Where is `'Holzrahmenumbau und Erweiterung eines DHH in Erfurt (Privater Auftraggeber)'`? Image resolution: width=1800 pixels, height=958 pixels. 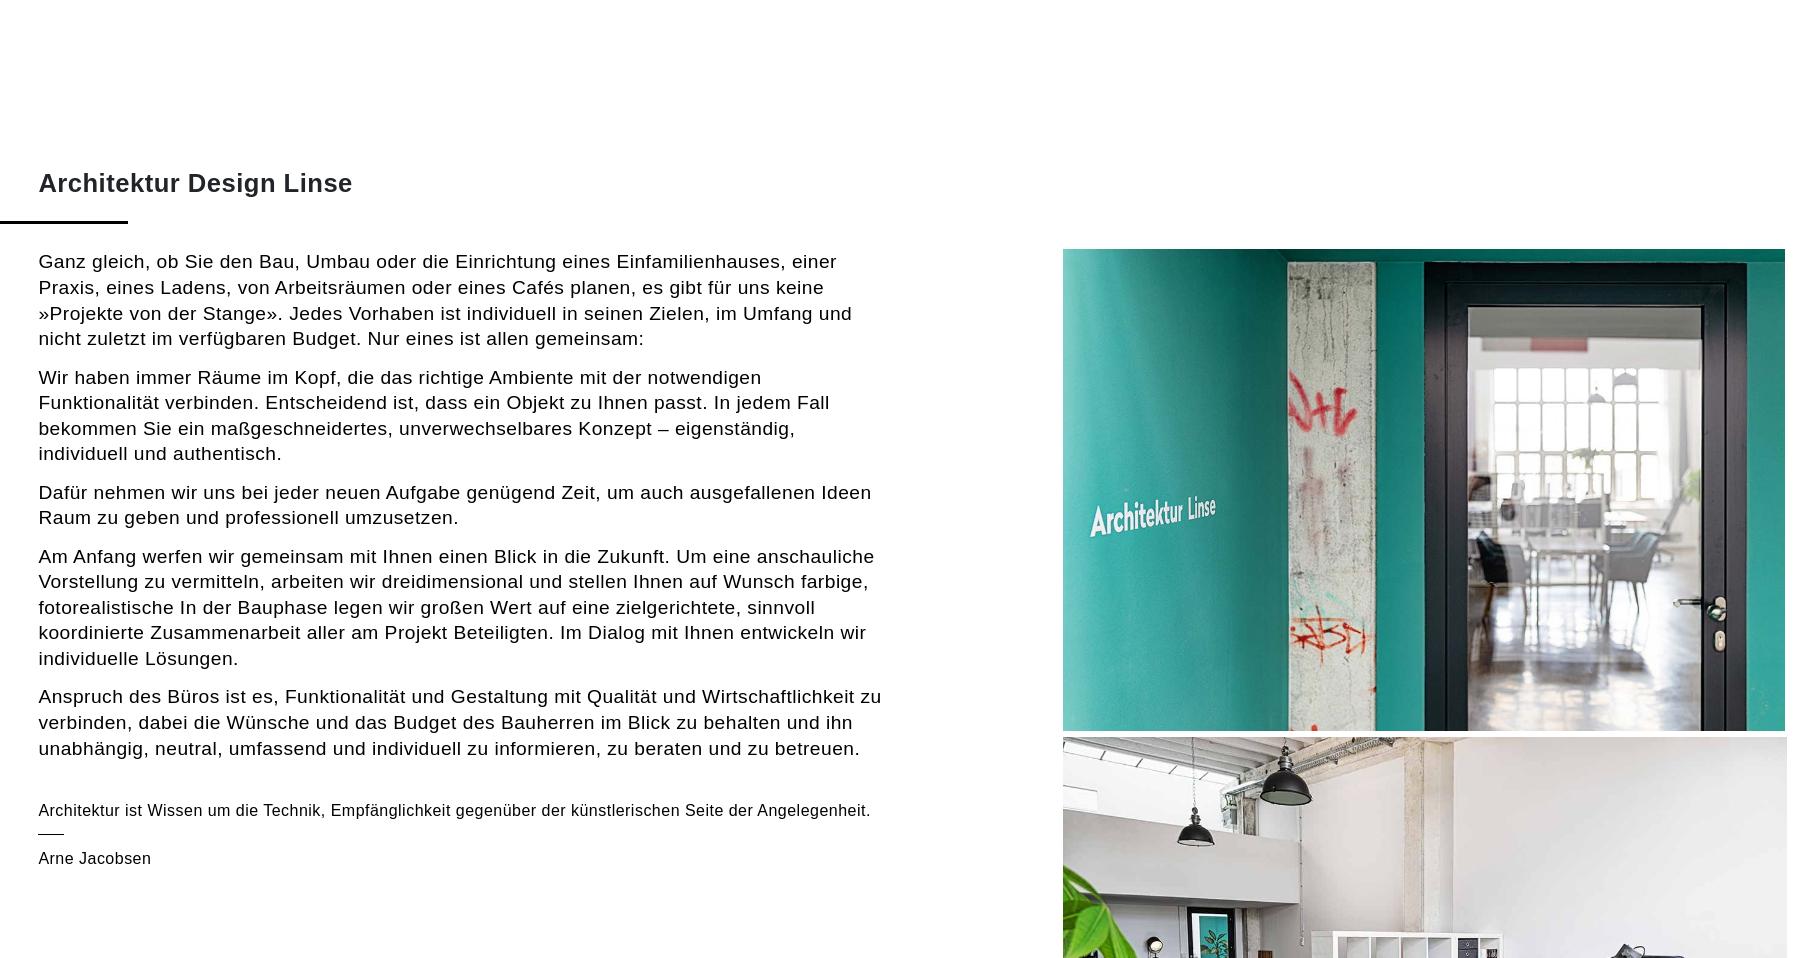
'Holzrahmenumbau und Erweiterung eines DHH in Erfurt (Privater Auftraggeber)' is located at coordinates (1309, 618).